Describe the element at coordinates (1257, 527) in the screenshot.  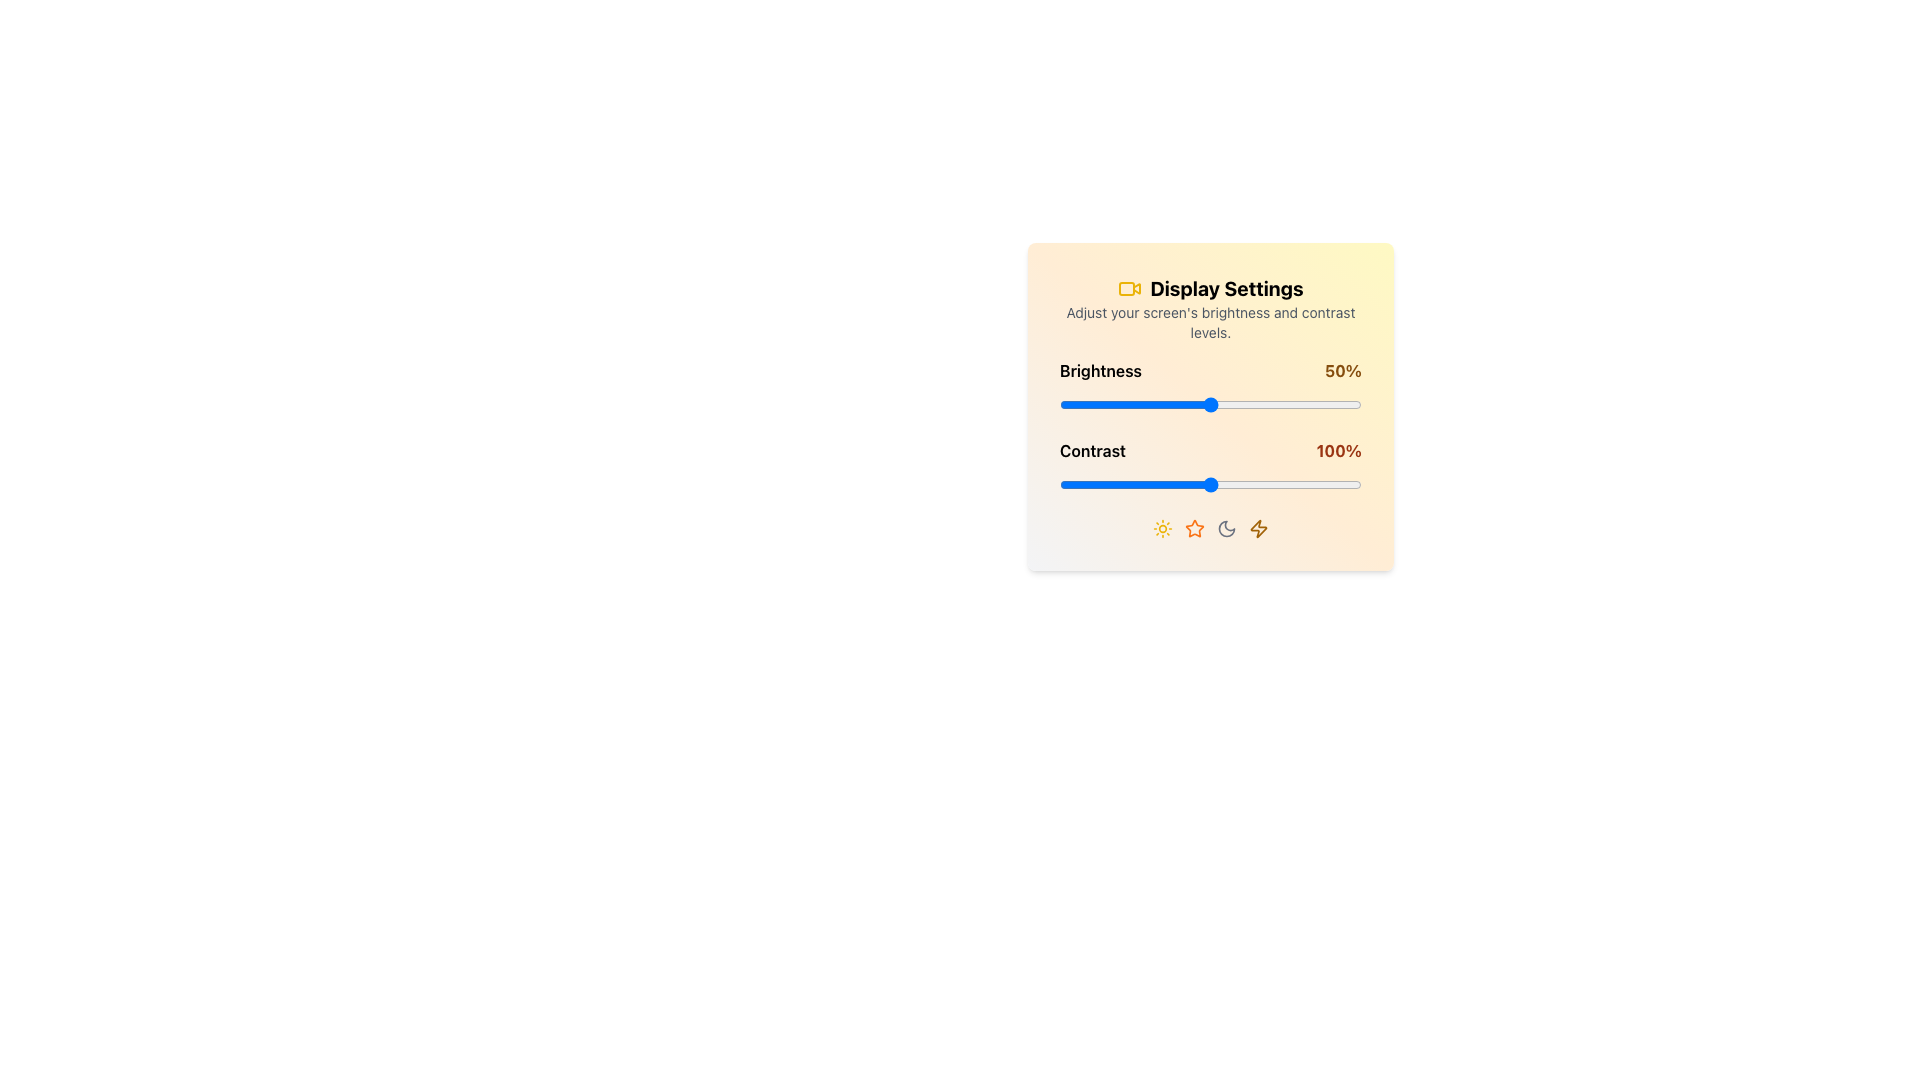
I see `the lightning bolt-shaped icon filled with brownish-orange color, which is the fifth icon in a row of five icons at the bottom of the 'Display Settings' card` at that location.